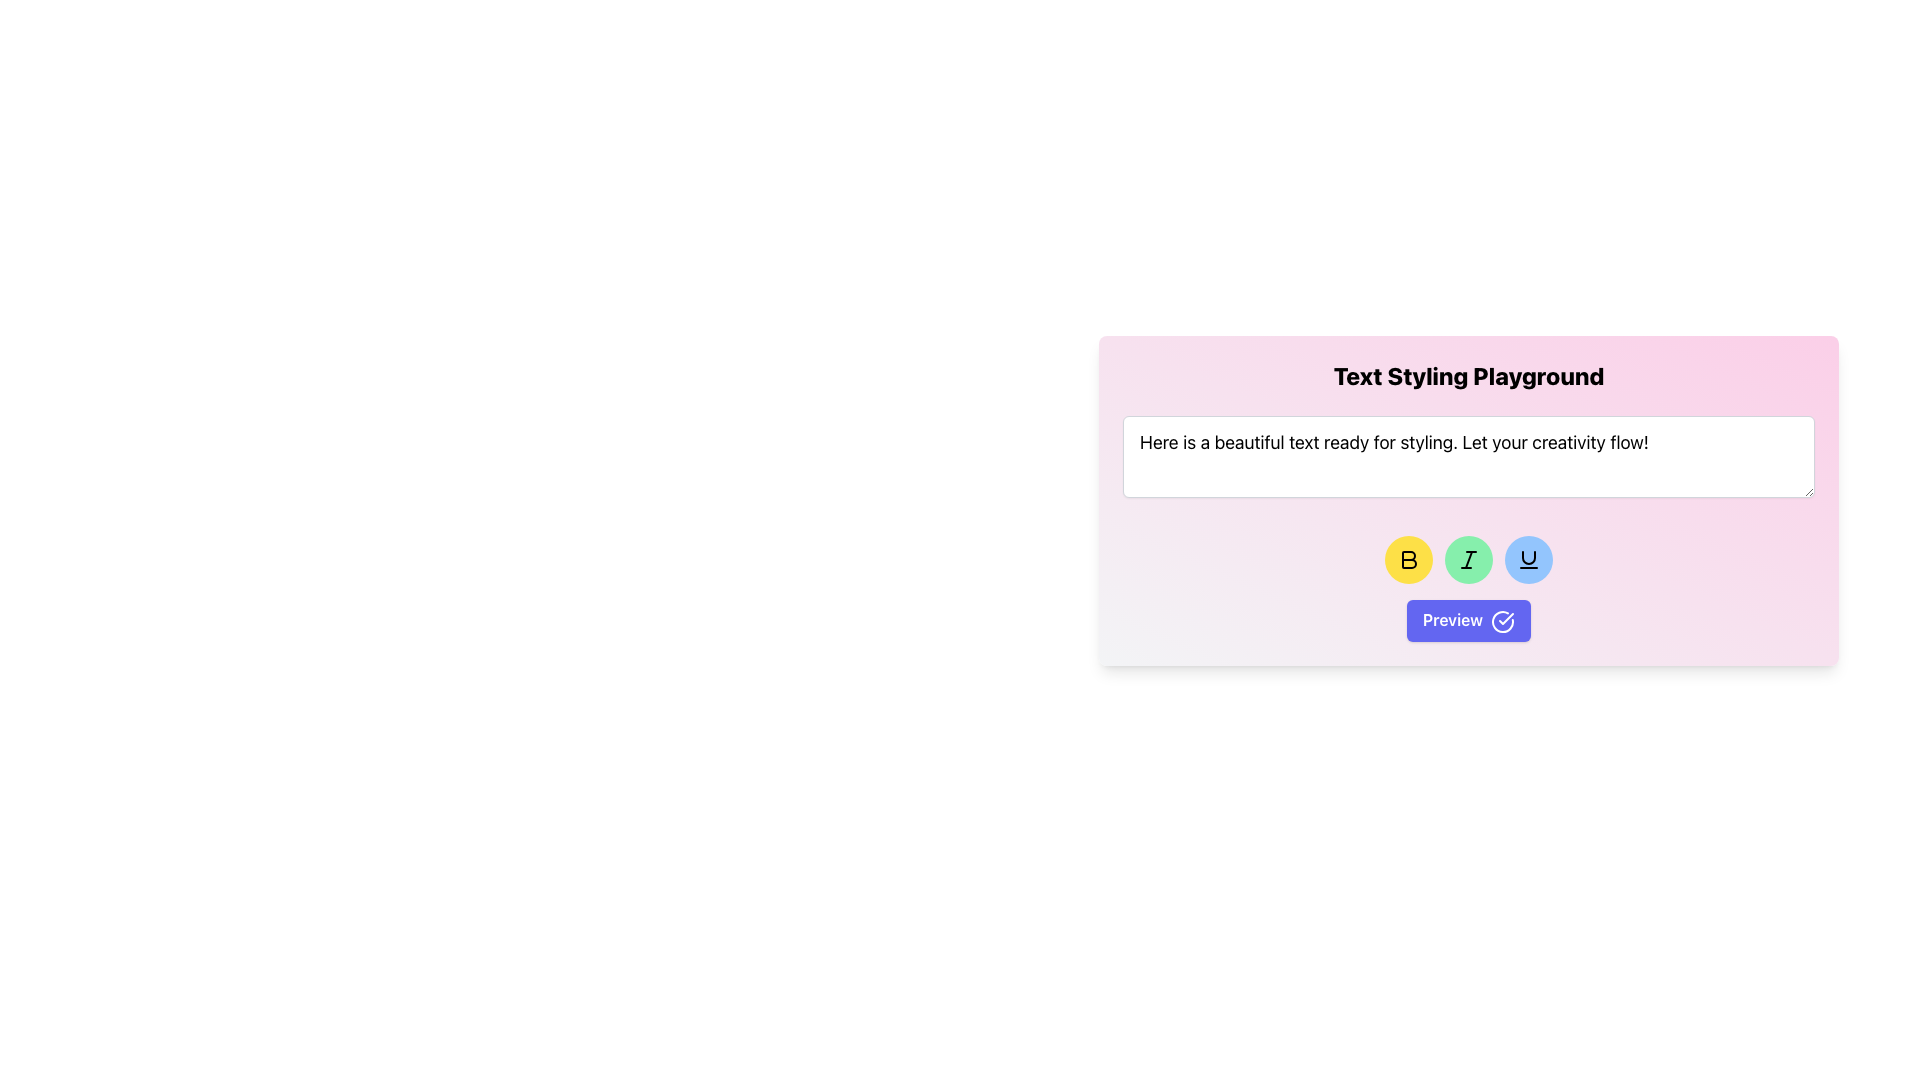  Describe the element at coordinates (1502, 620) in the screenshot. I see `the confirmation graphical icon located within the blue 'Preview' button at the bottom-right of the interface` at that location.